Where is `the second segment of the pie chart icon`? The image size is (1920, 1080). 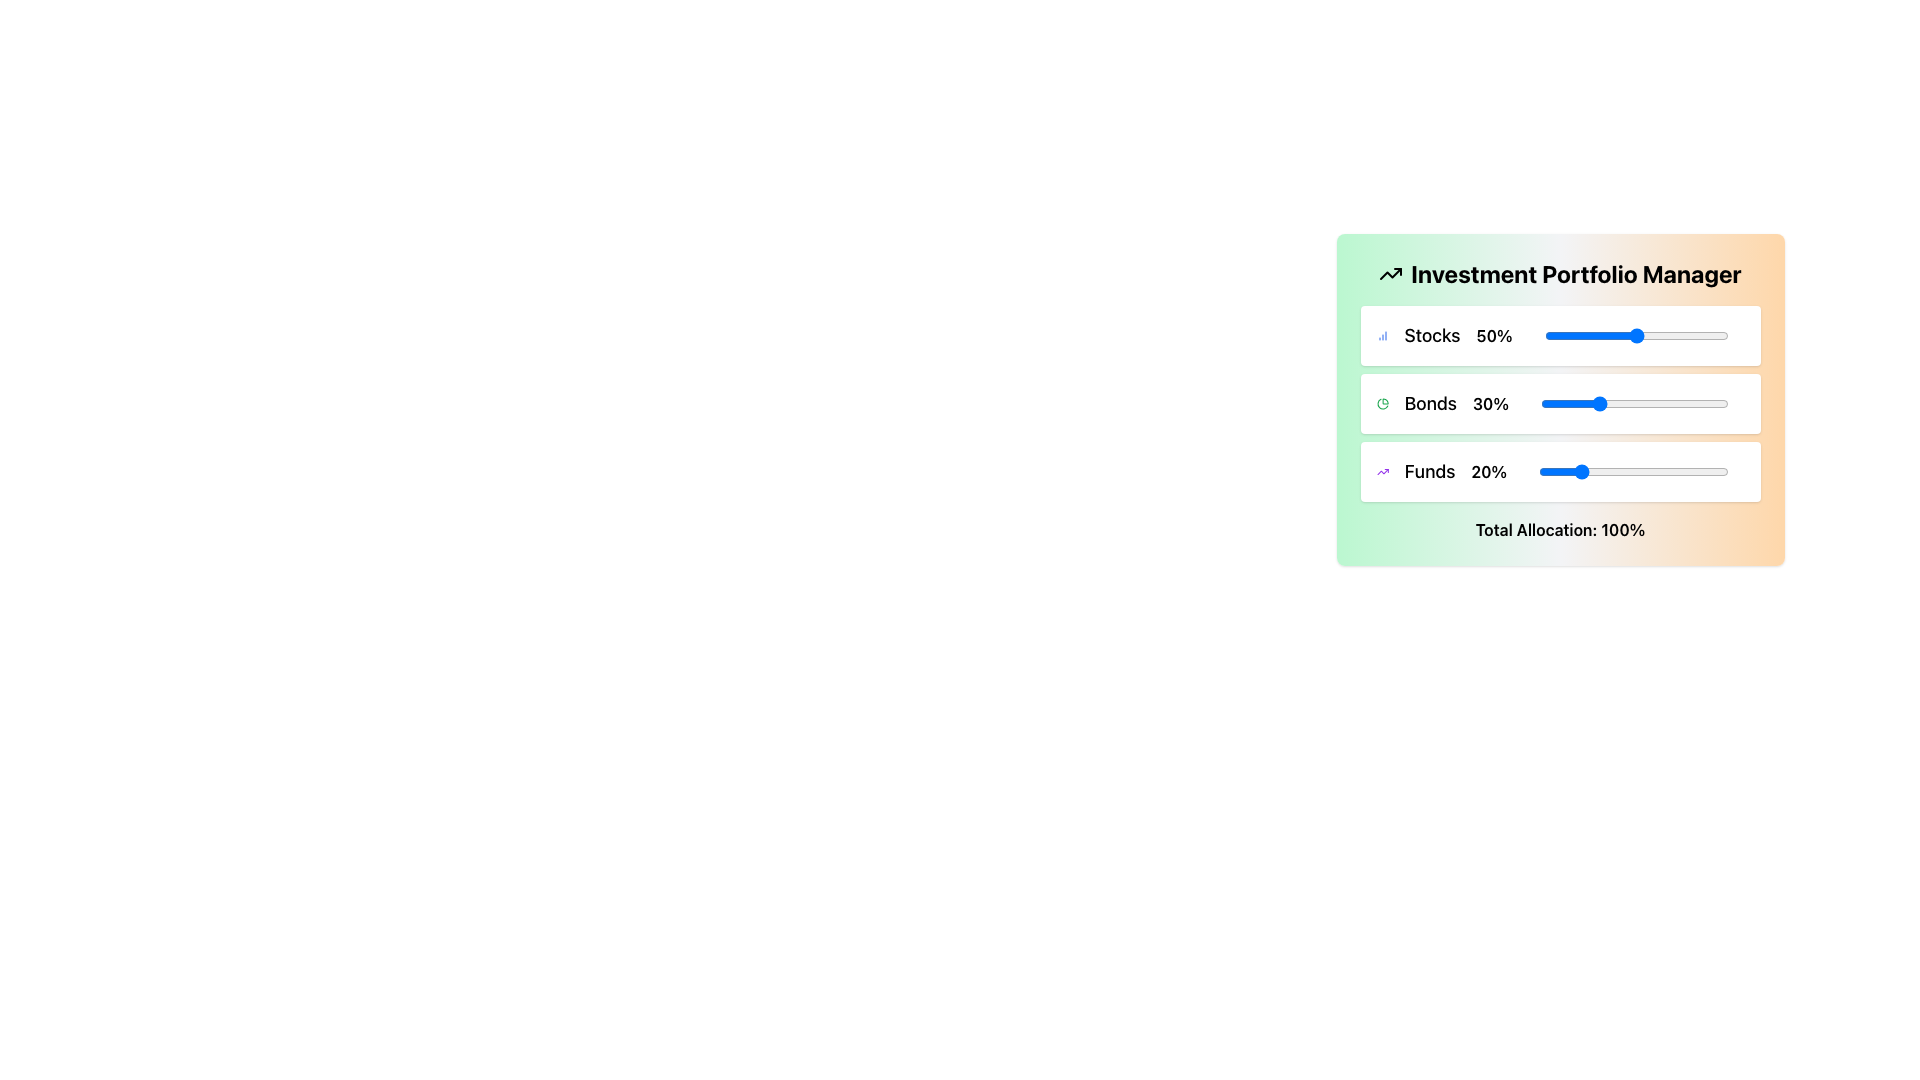
the second segment of the pie chart icon is located at coordinates (1381, 404).